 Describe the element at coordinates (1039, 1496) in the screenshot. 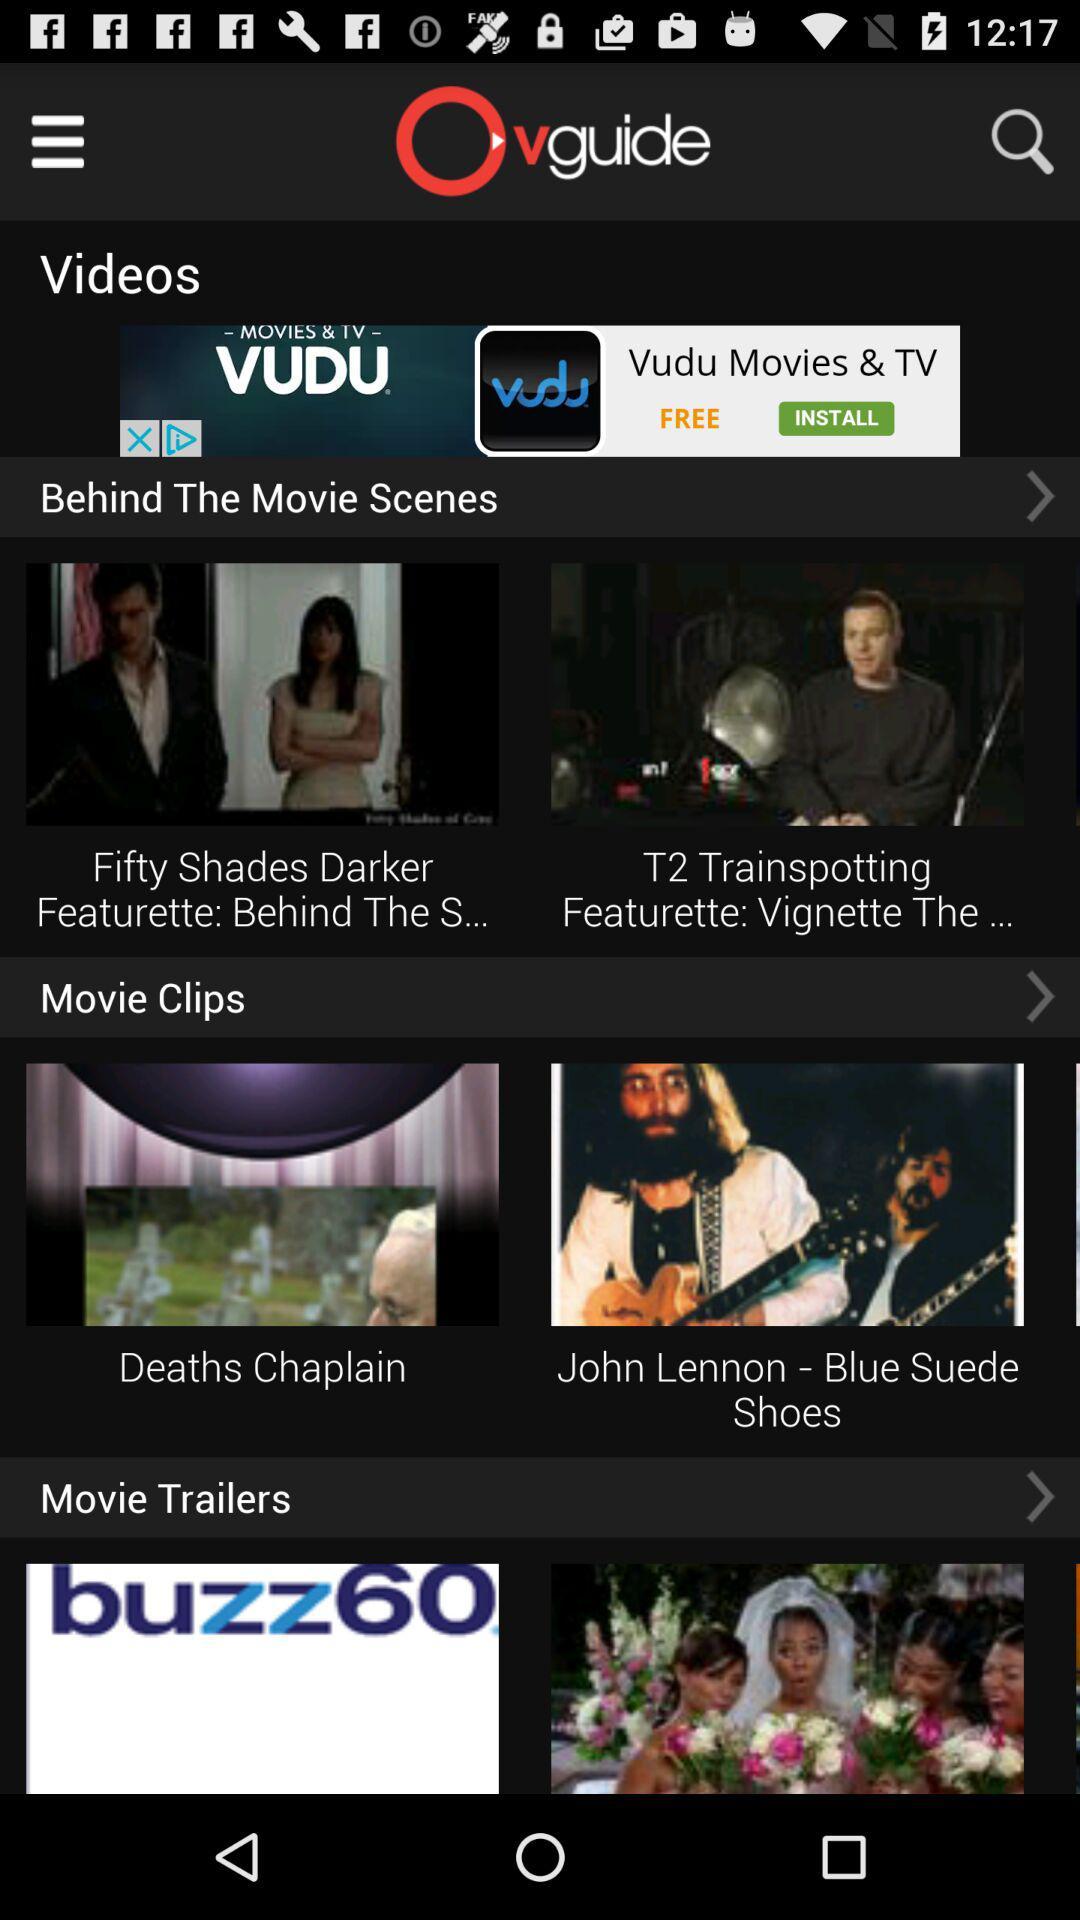

I see `go next movie trailers` at that location.